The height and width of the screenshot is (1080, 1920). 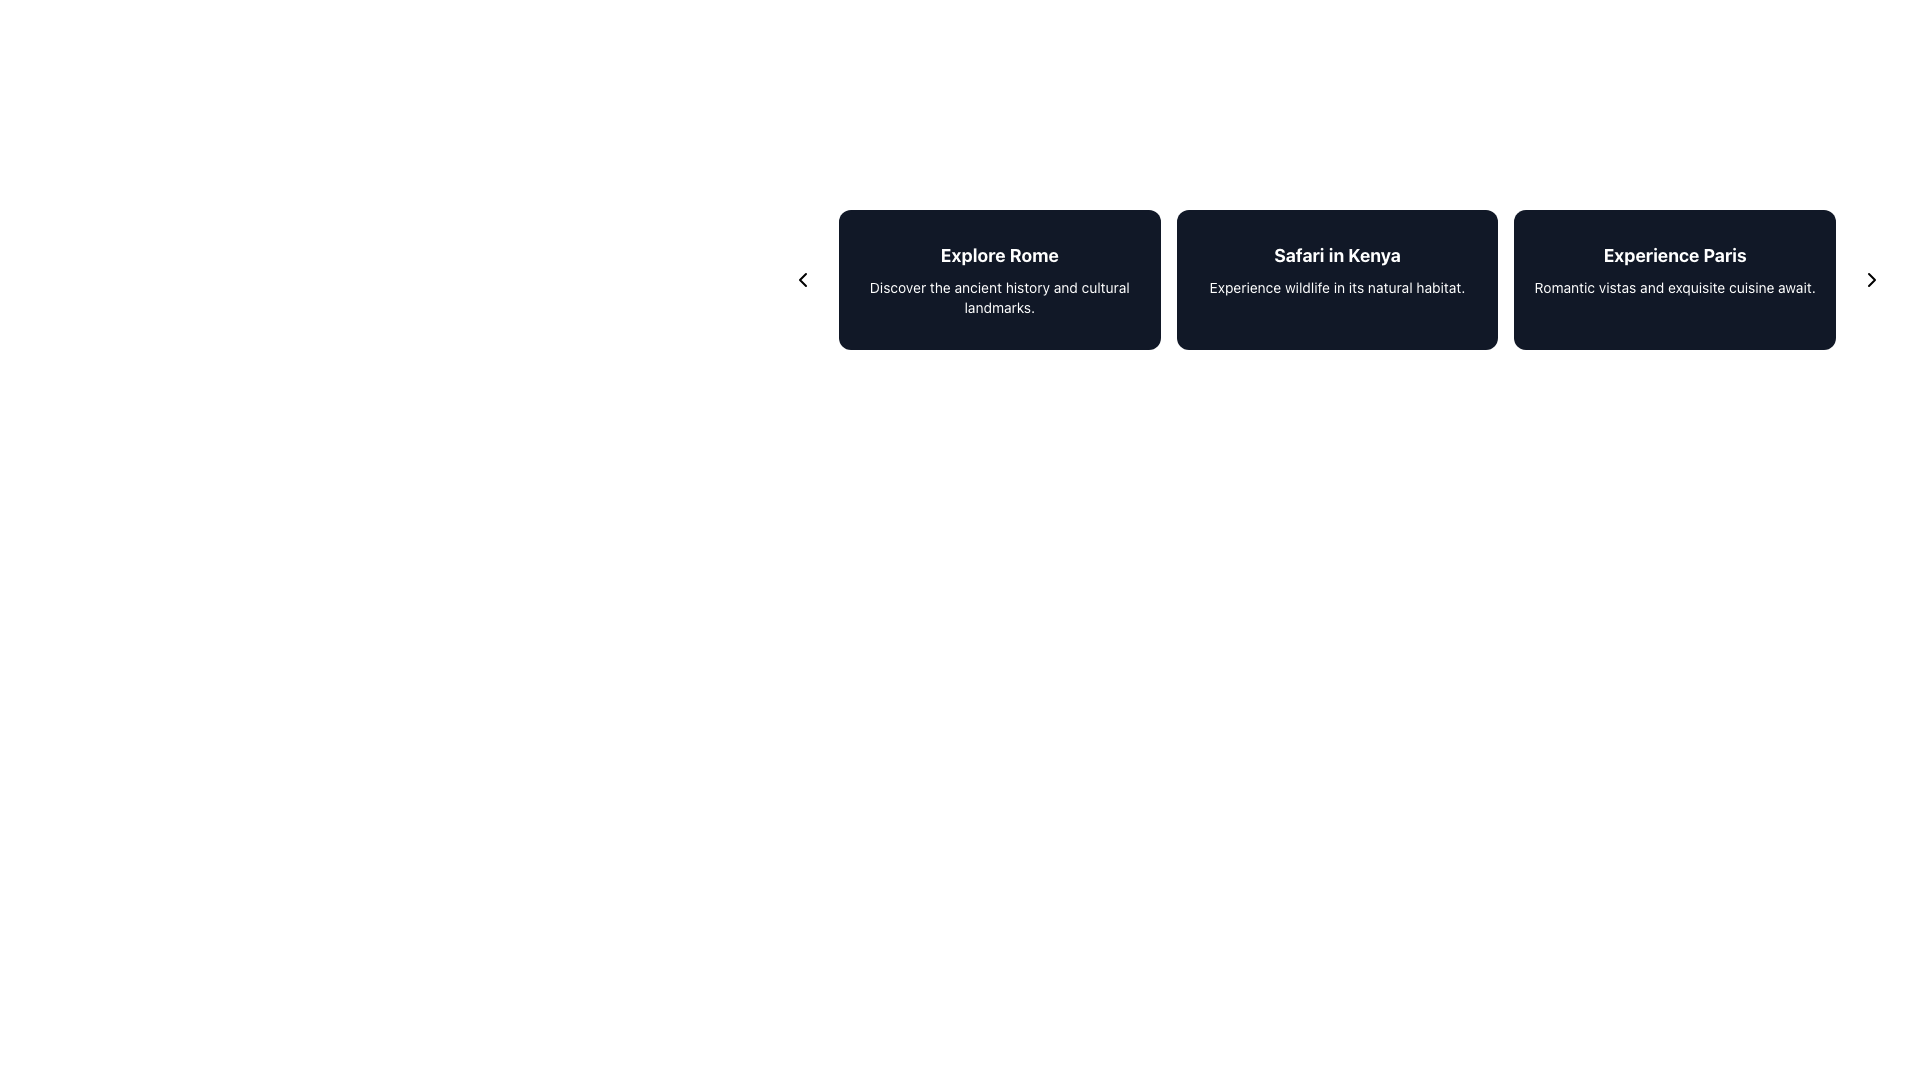 I want to click on the Information Card that promotes romantic and culinary experiences of Paris, positioned as the last element in the grid layout, so click(x=1675, y=280).